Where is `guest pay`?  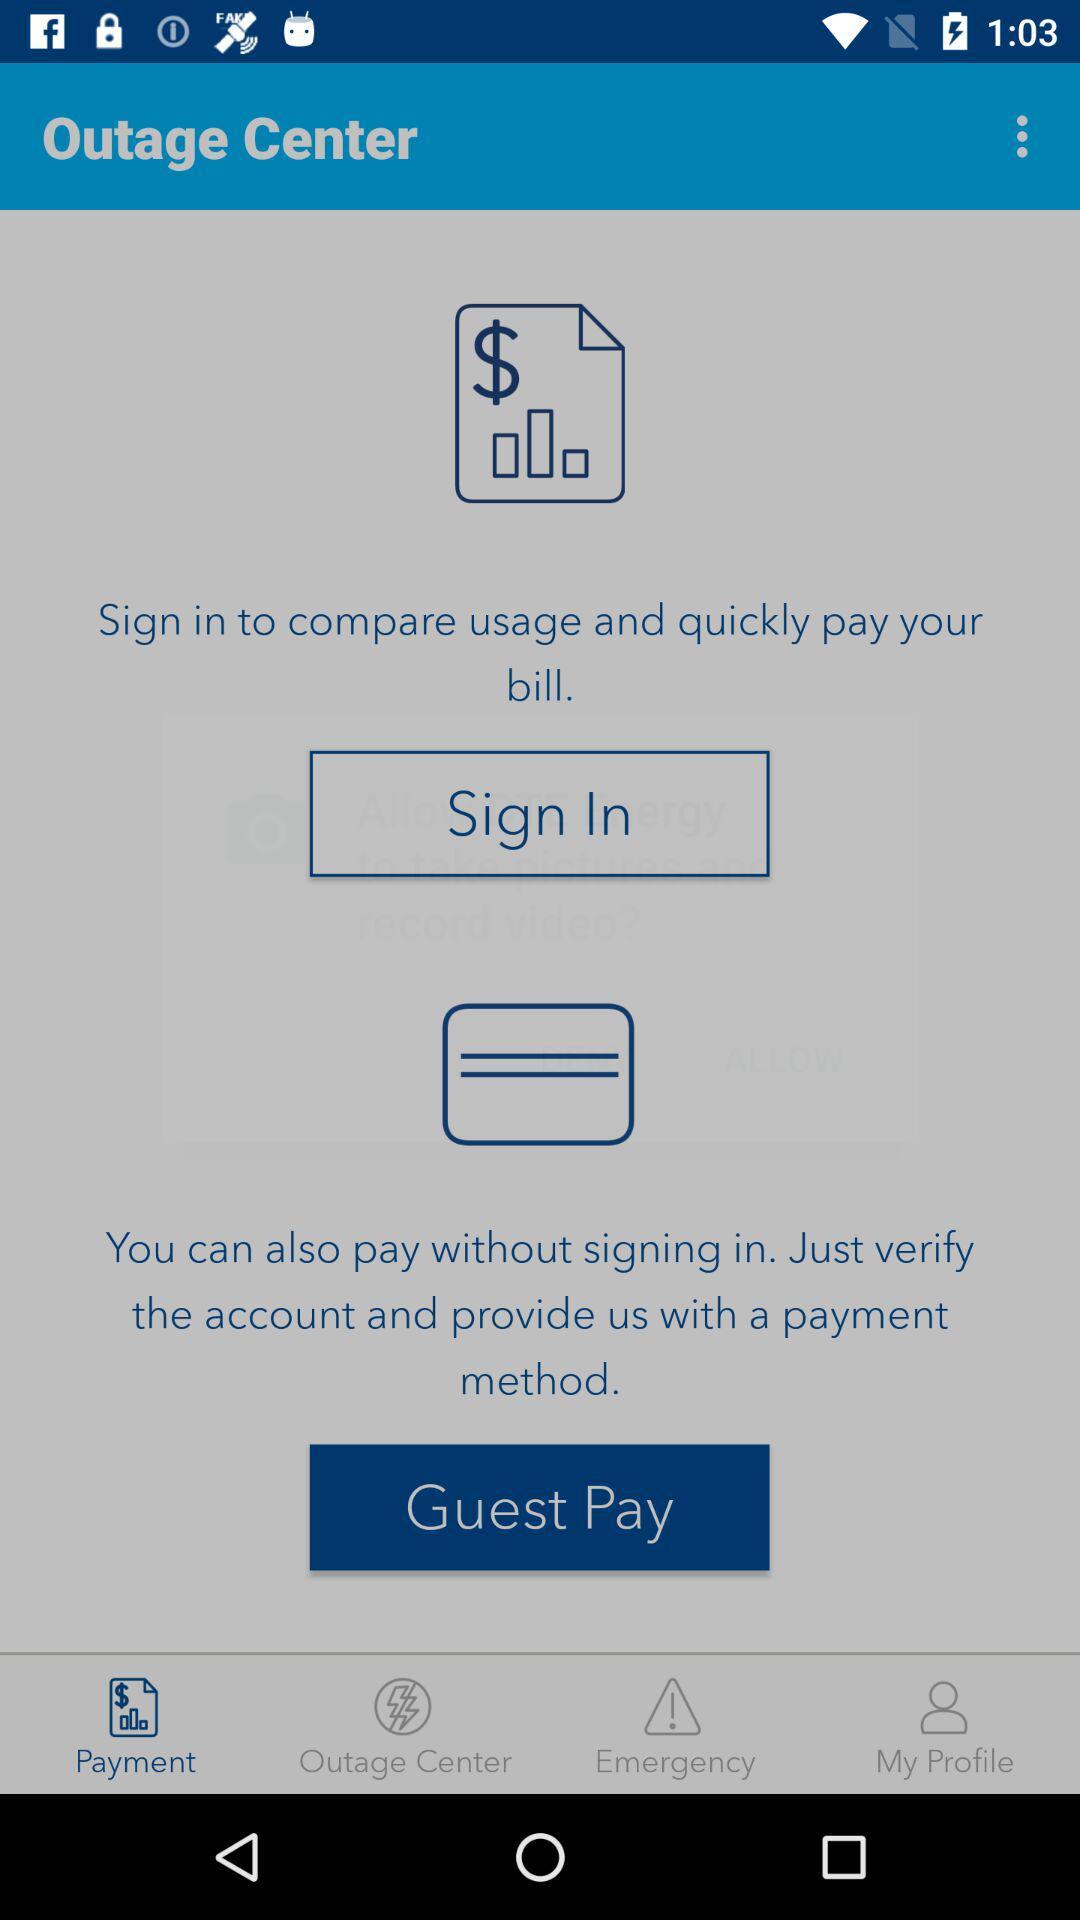
guest pay is located at coordinates (540, 1507).